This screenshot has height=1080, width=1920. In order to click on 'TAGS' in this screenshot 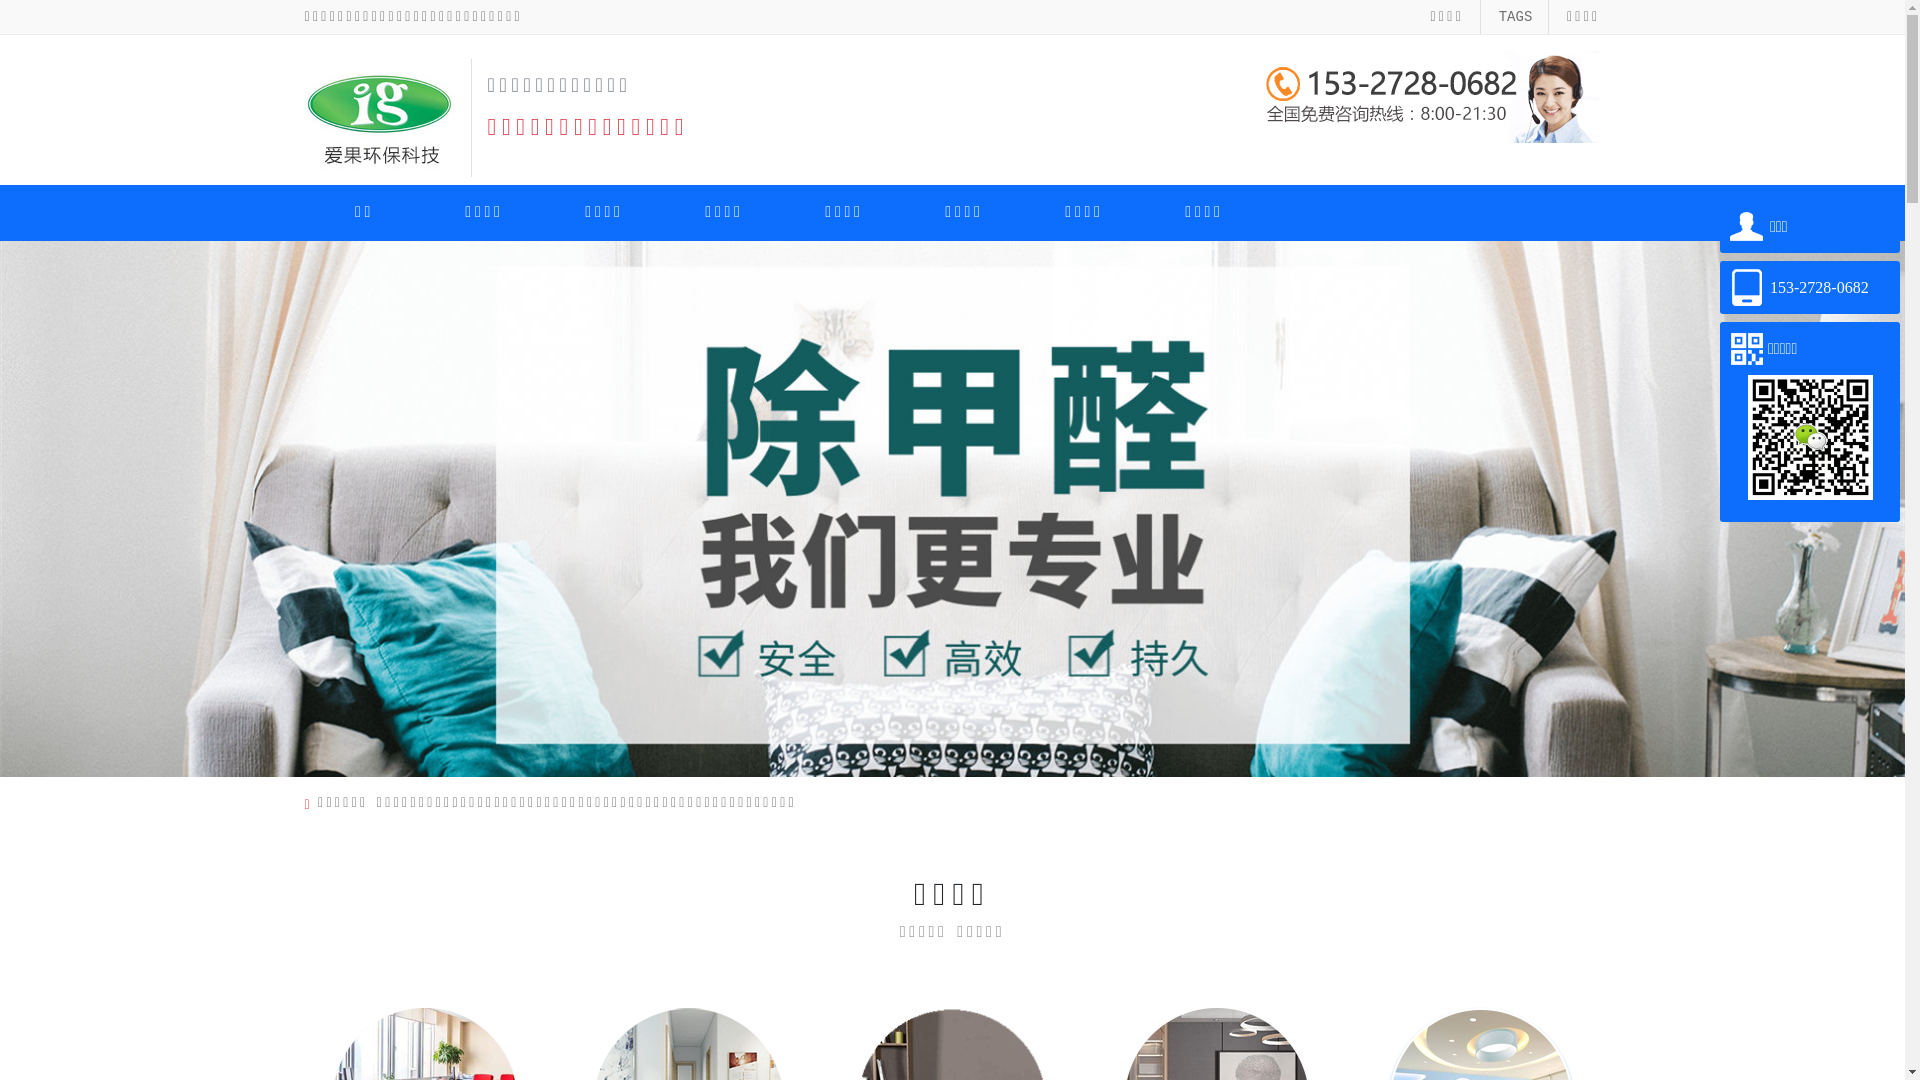, I will do `click(1516, 16)`.